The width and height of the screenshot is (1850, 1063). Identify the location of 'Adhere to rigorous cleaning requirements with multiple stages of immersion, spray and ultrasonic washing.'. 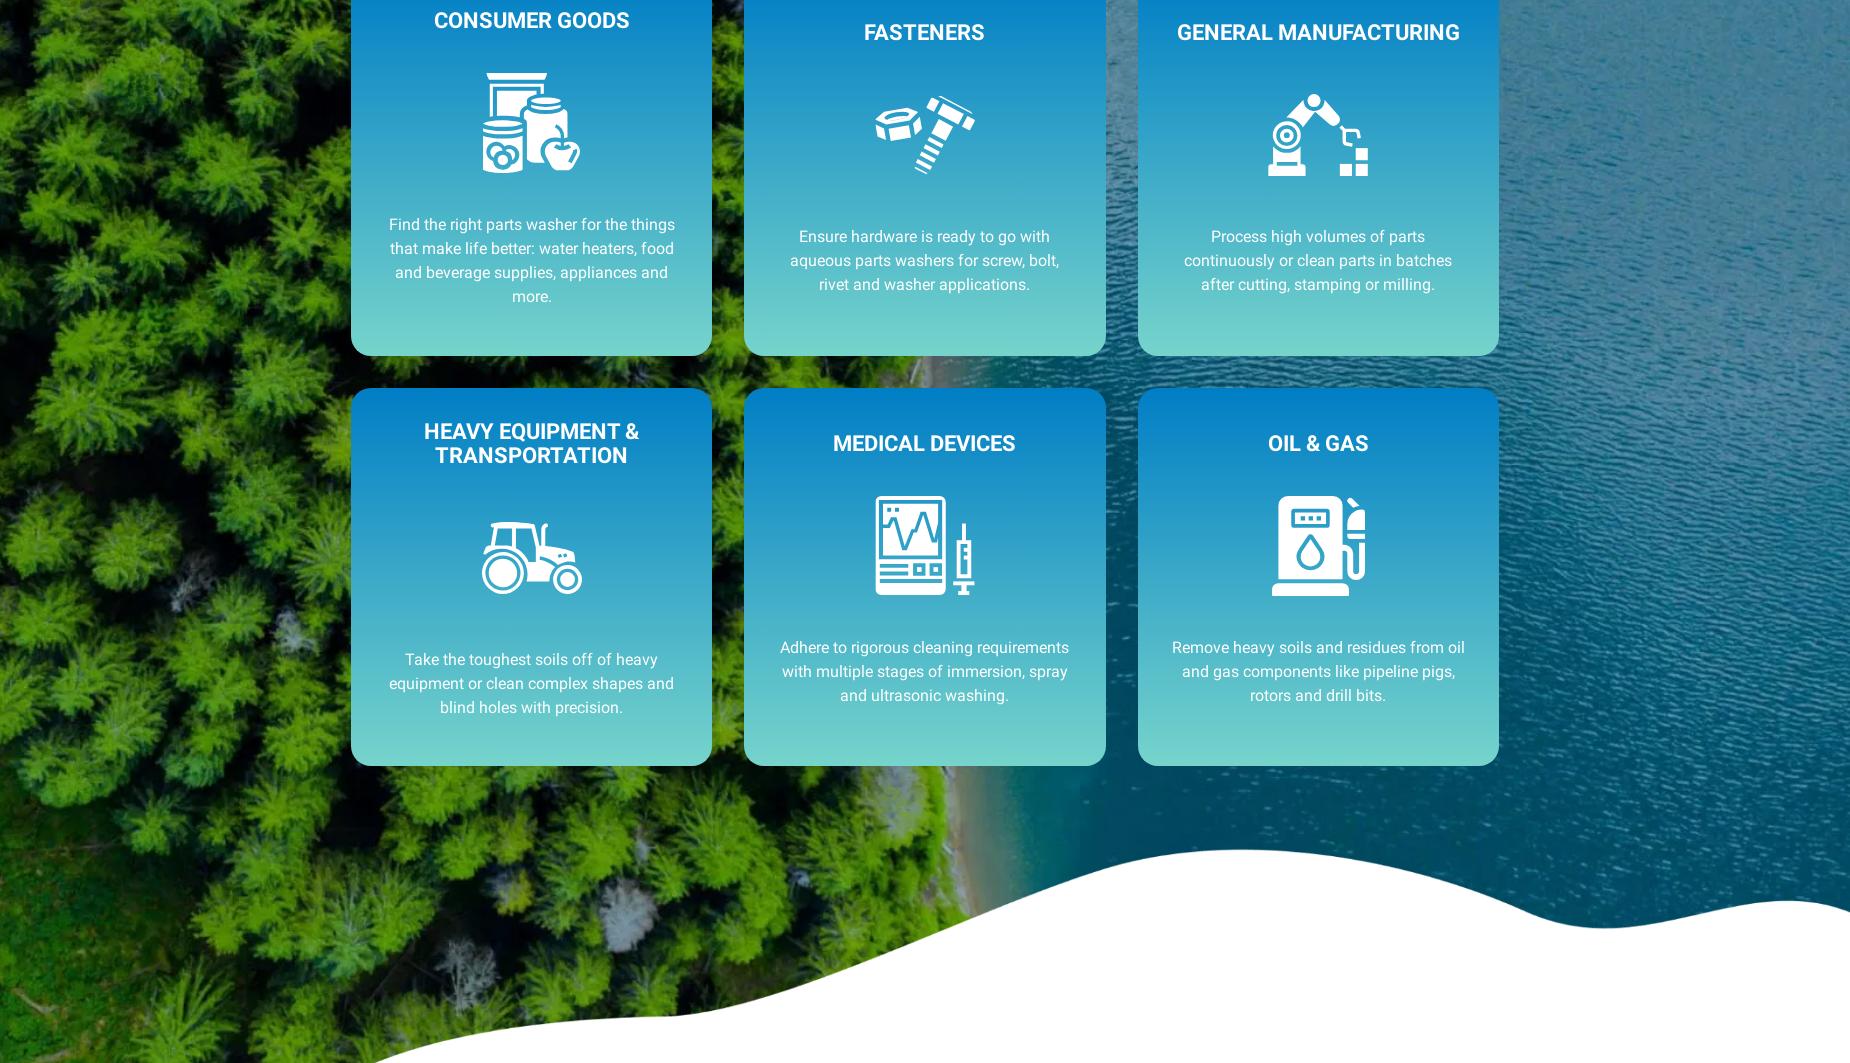
(924, 669).